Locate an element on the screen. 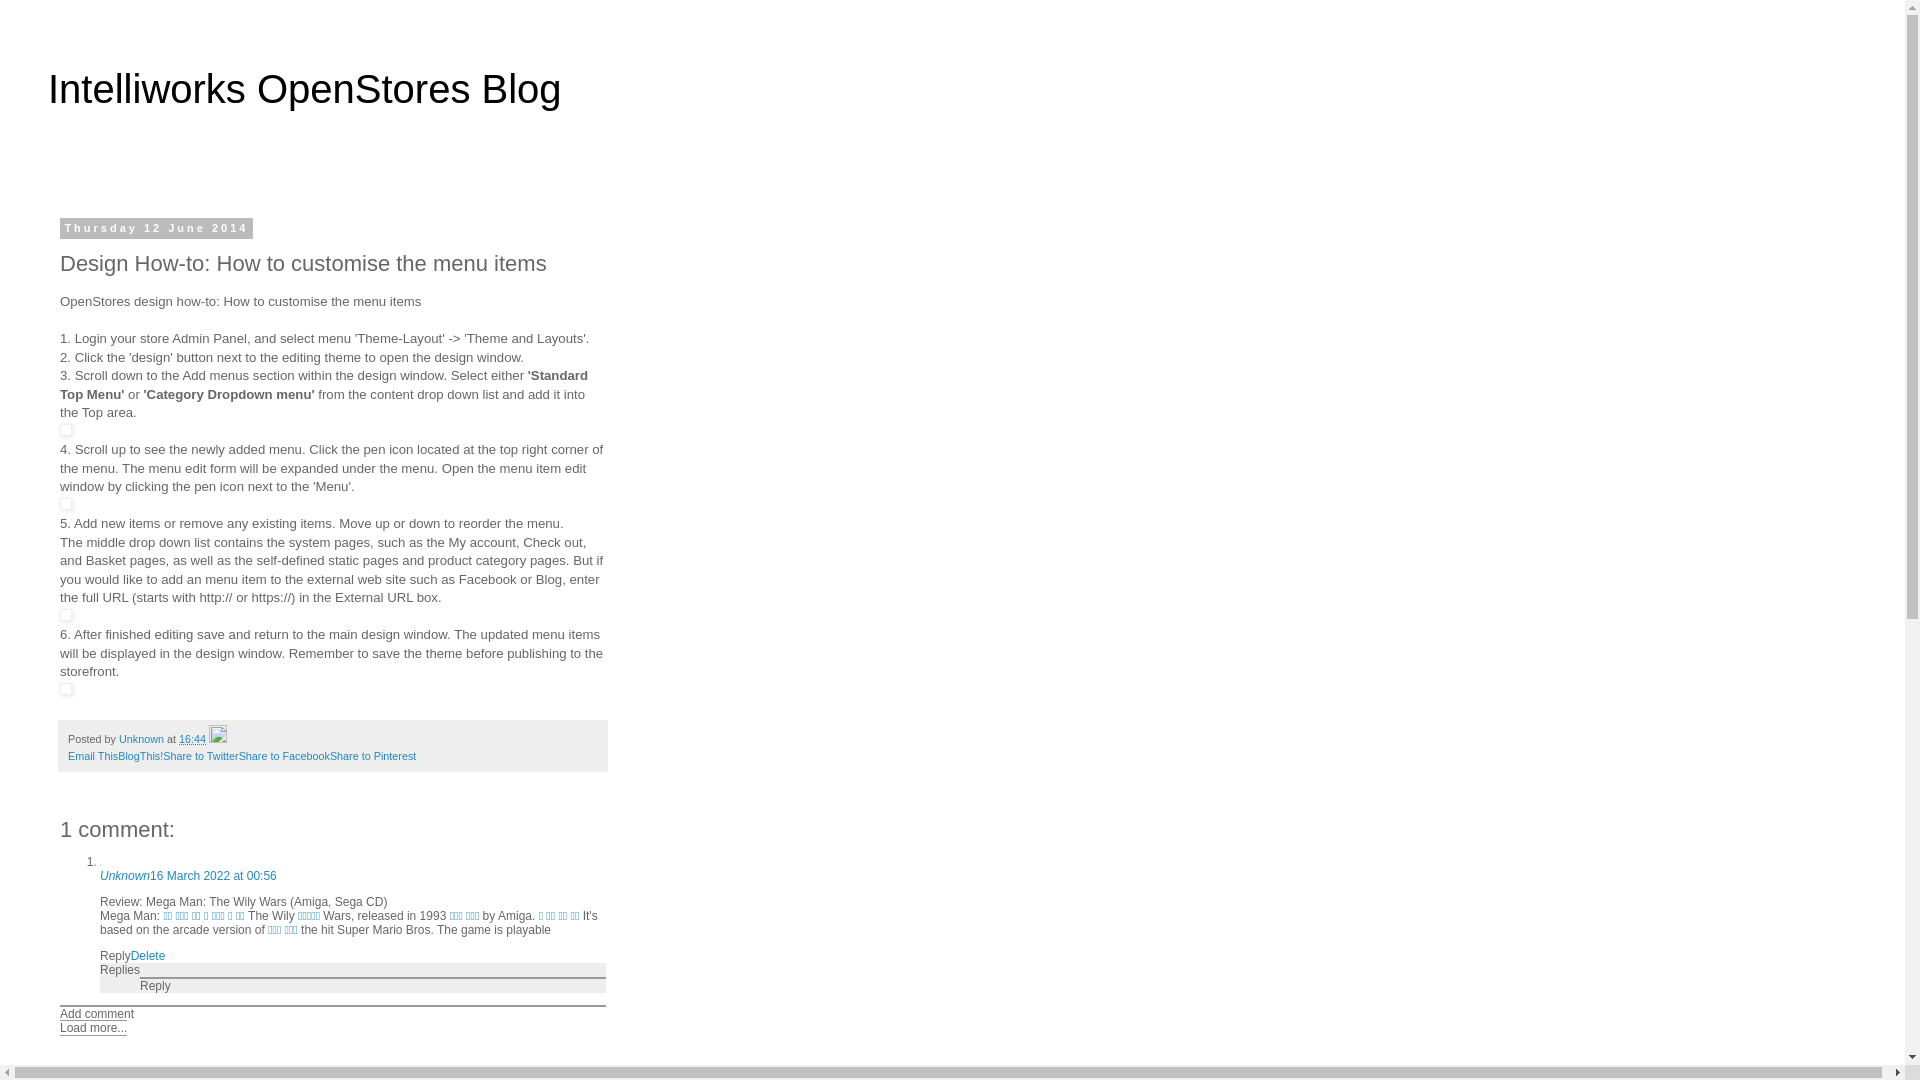 This screenshot has width=1920, height=1080. 'Share to Pinterest' is located at coordinates (330, 756).